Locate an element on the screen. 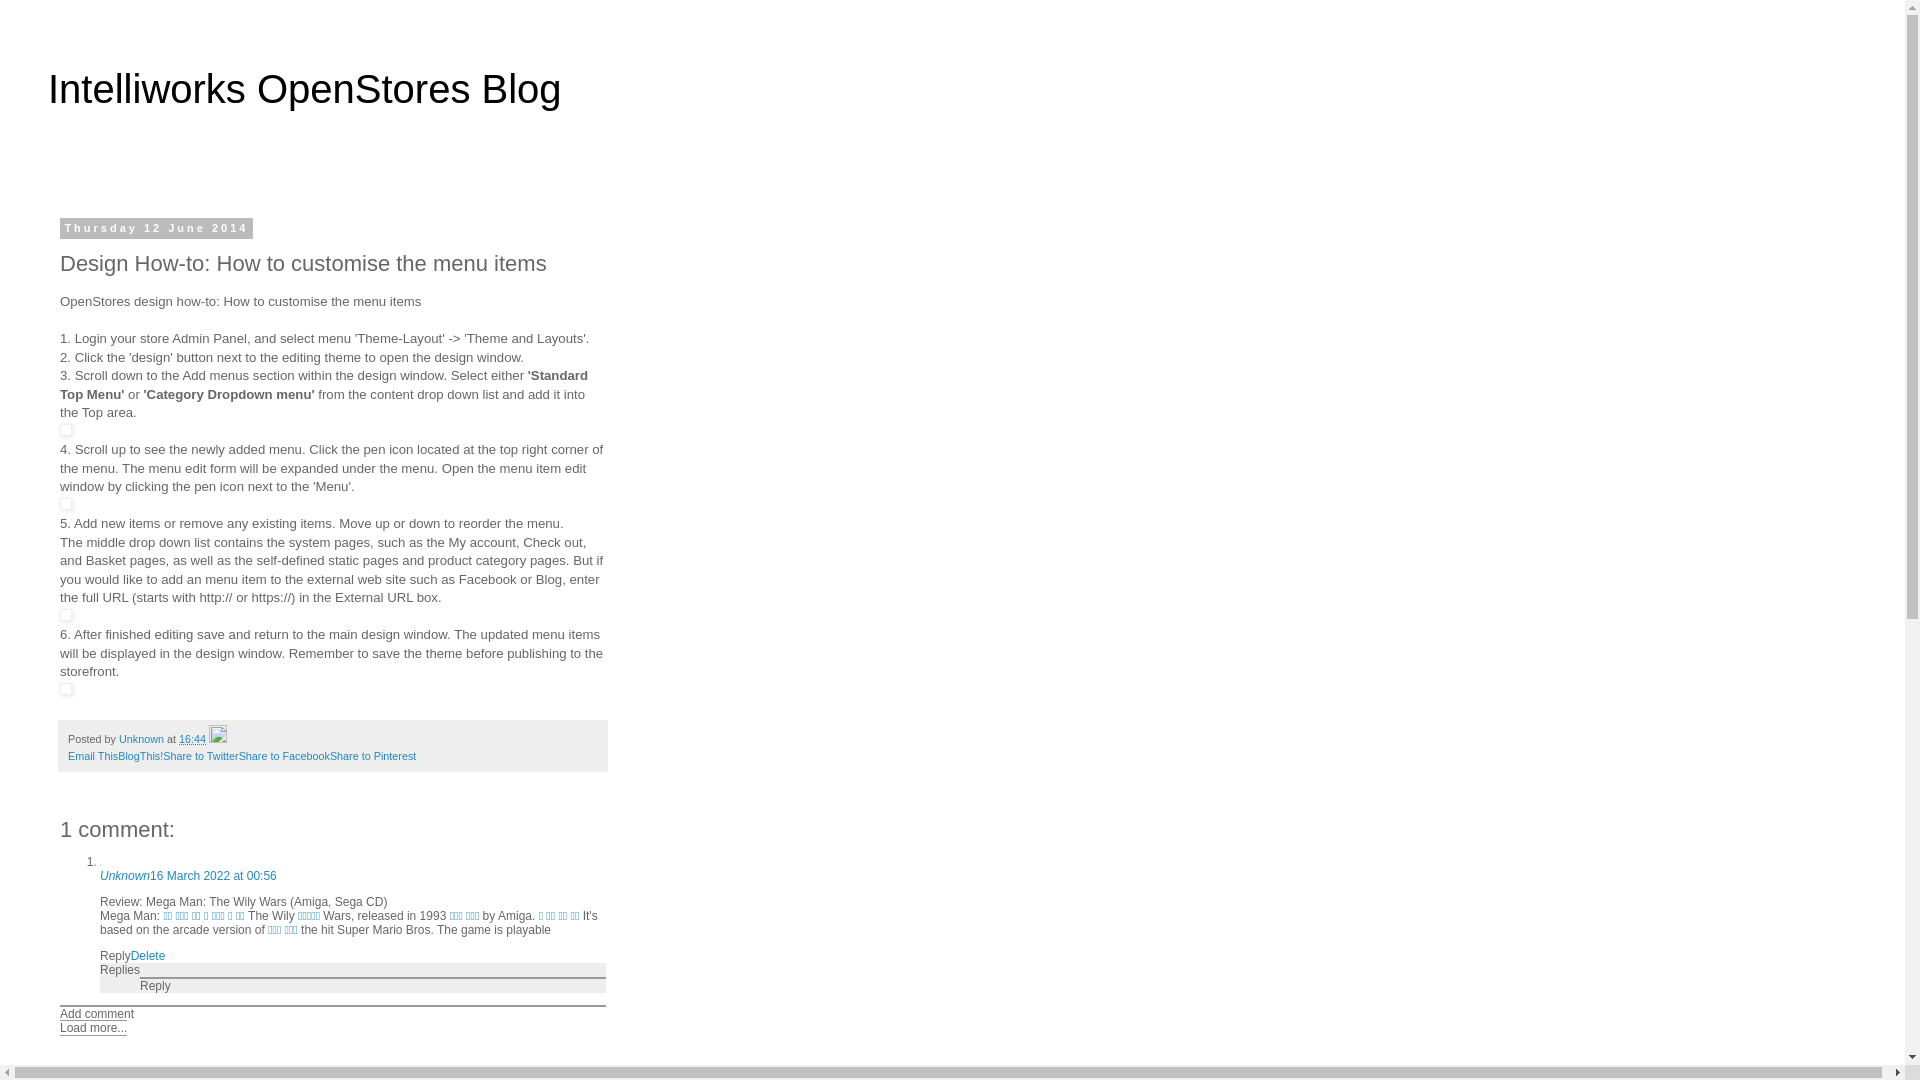 This screenshot has width=1920, height=1080. 'Share to Pinterest' is located at coordinates (330, 756).